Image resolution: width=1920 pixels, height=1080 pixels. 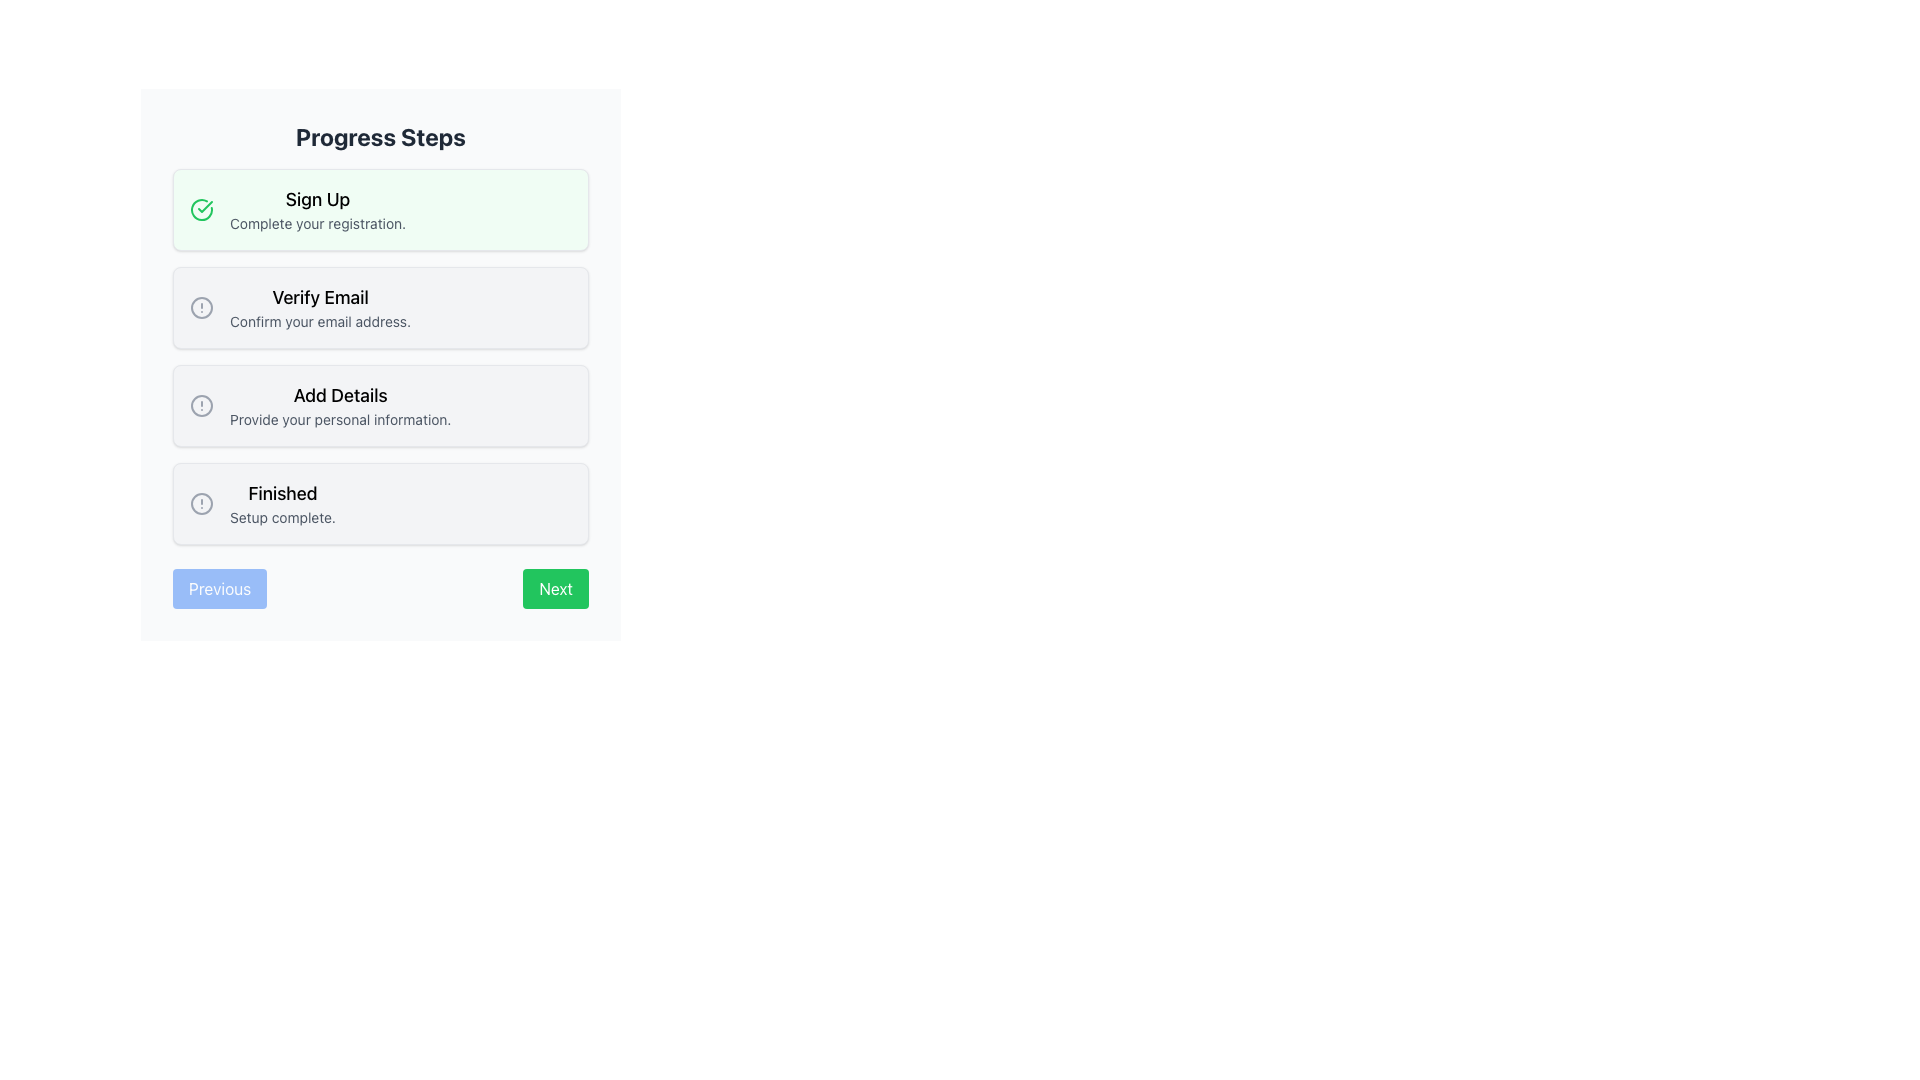 I want to click on the text label displaying 'Setup complete.' located under the title 'Finished' in the 'Progress Steps' interface, so click(x=282, y=516).